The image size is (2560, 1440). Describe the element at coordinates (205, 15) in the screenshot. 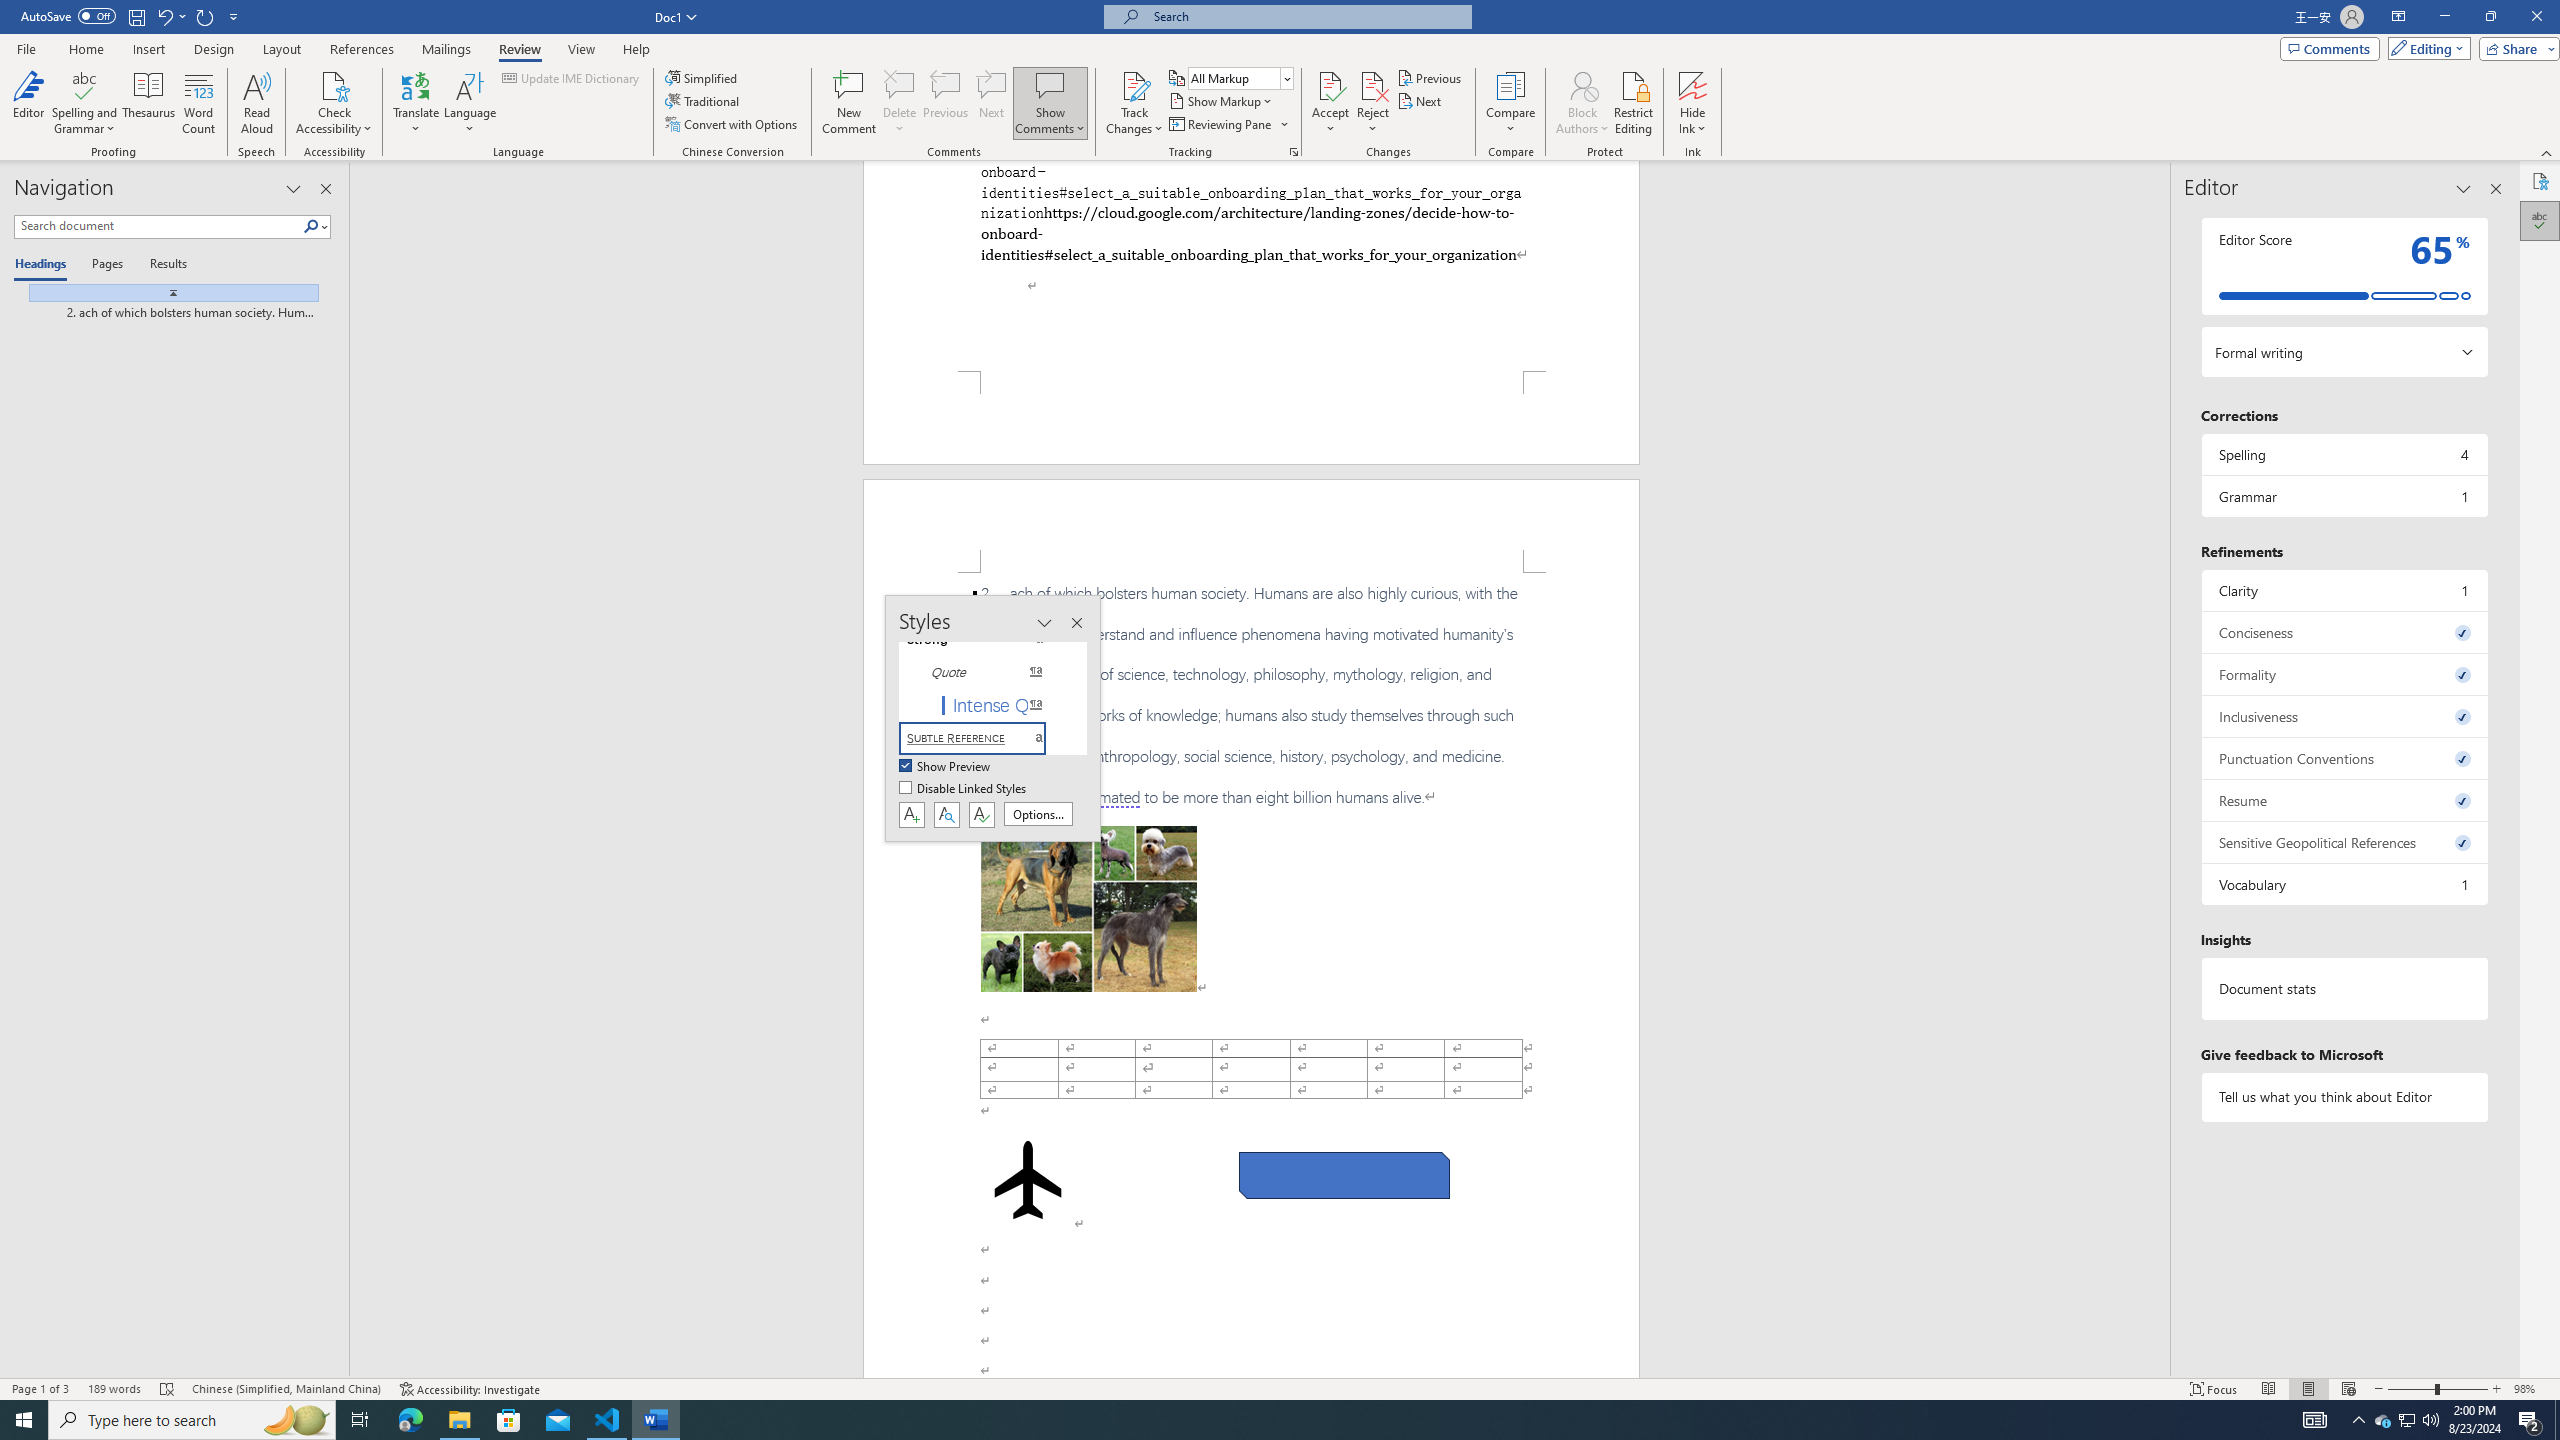

I see `'Repeat Style'` at that location.